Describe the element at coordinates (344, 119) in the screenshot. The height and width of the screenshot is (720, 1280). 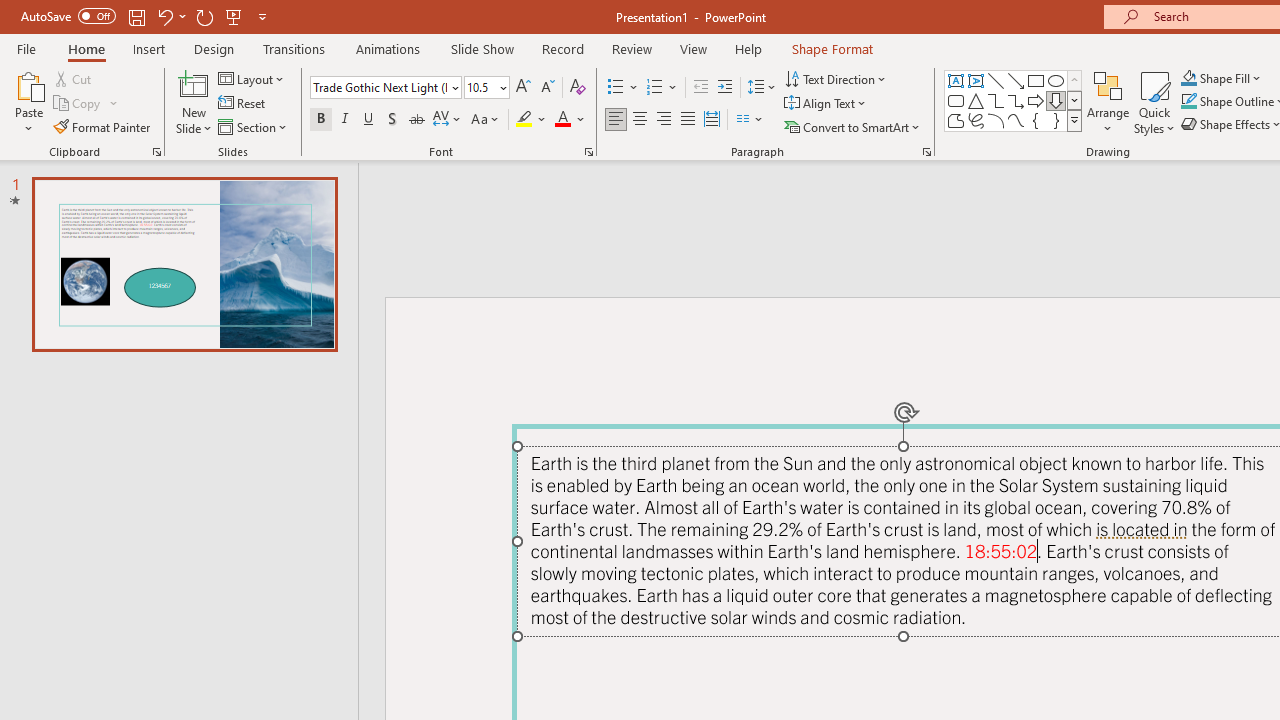
I see `'Italic'` at that location.